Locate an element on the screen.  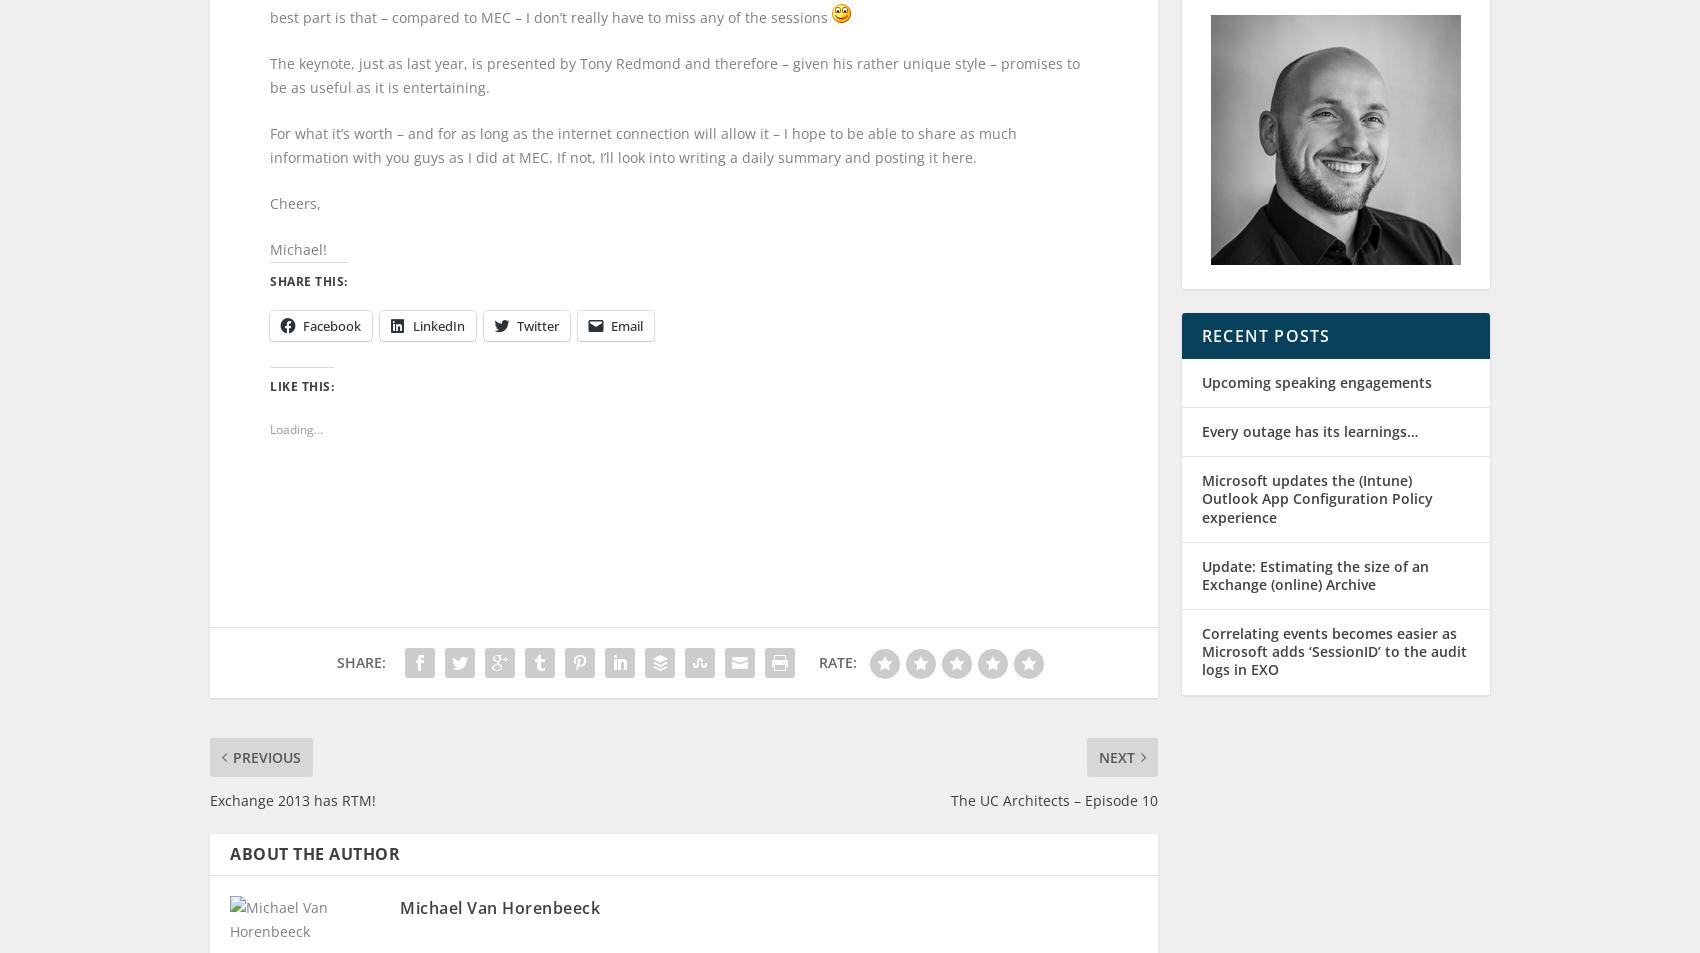
'Update: Estimating the size of an Exchange (online) Archive' is located at coordinates (1315, 593).